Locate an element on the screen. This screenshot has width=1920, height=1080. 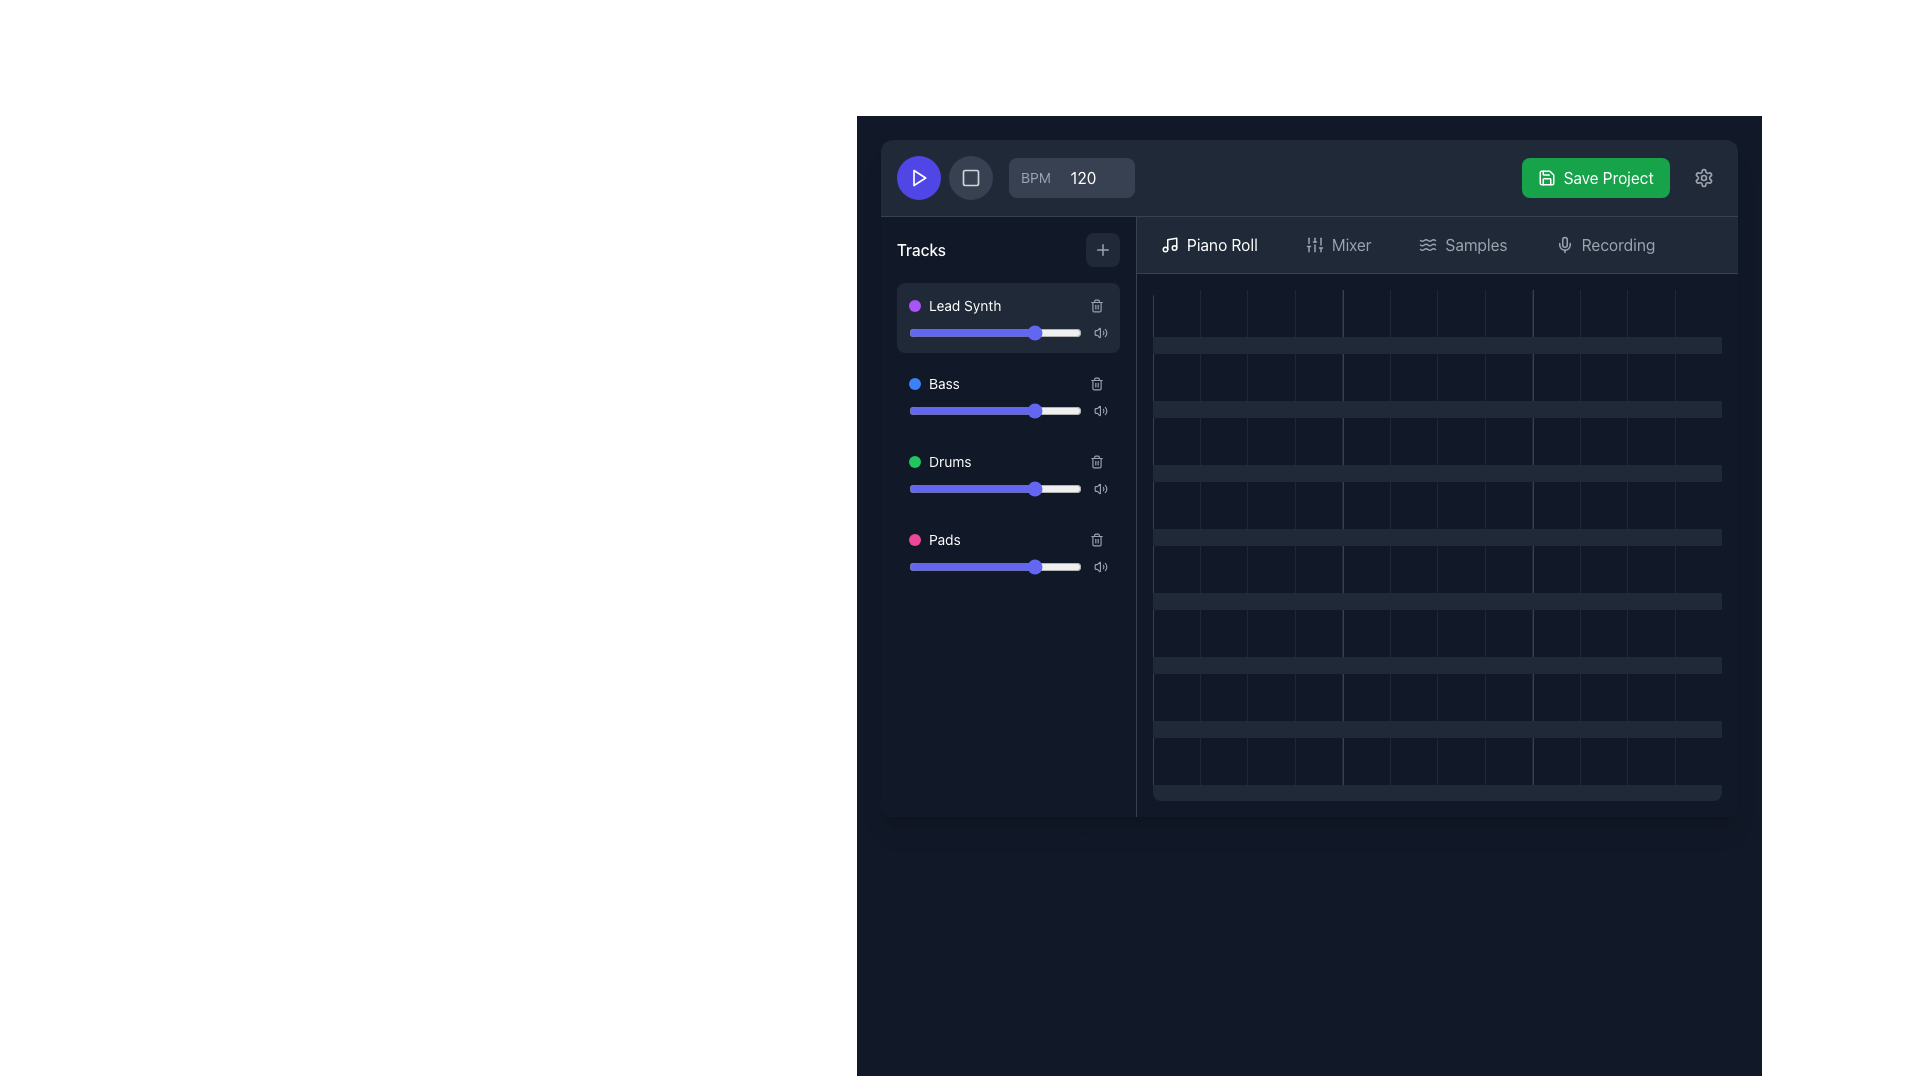
the second grid cell in the fifth row of the 'Piano Roll' tab, which is an interactive component for selecting or marking notes in a music editing interface is located at coordinates (1222, 569).